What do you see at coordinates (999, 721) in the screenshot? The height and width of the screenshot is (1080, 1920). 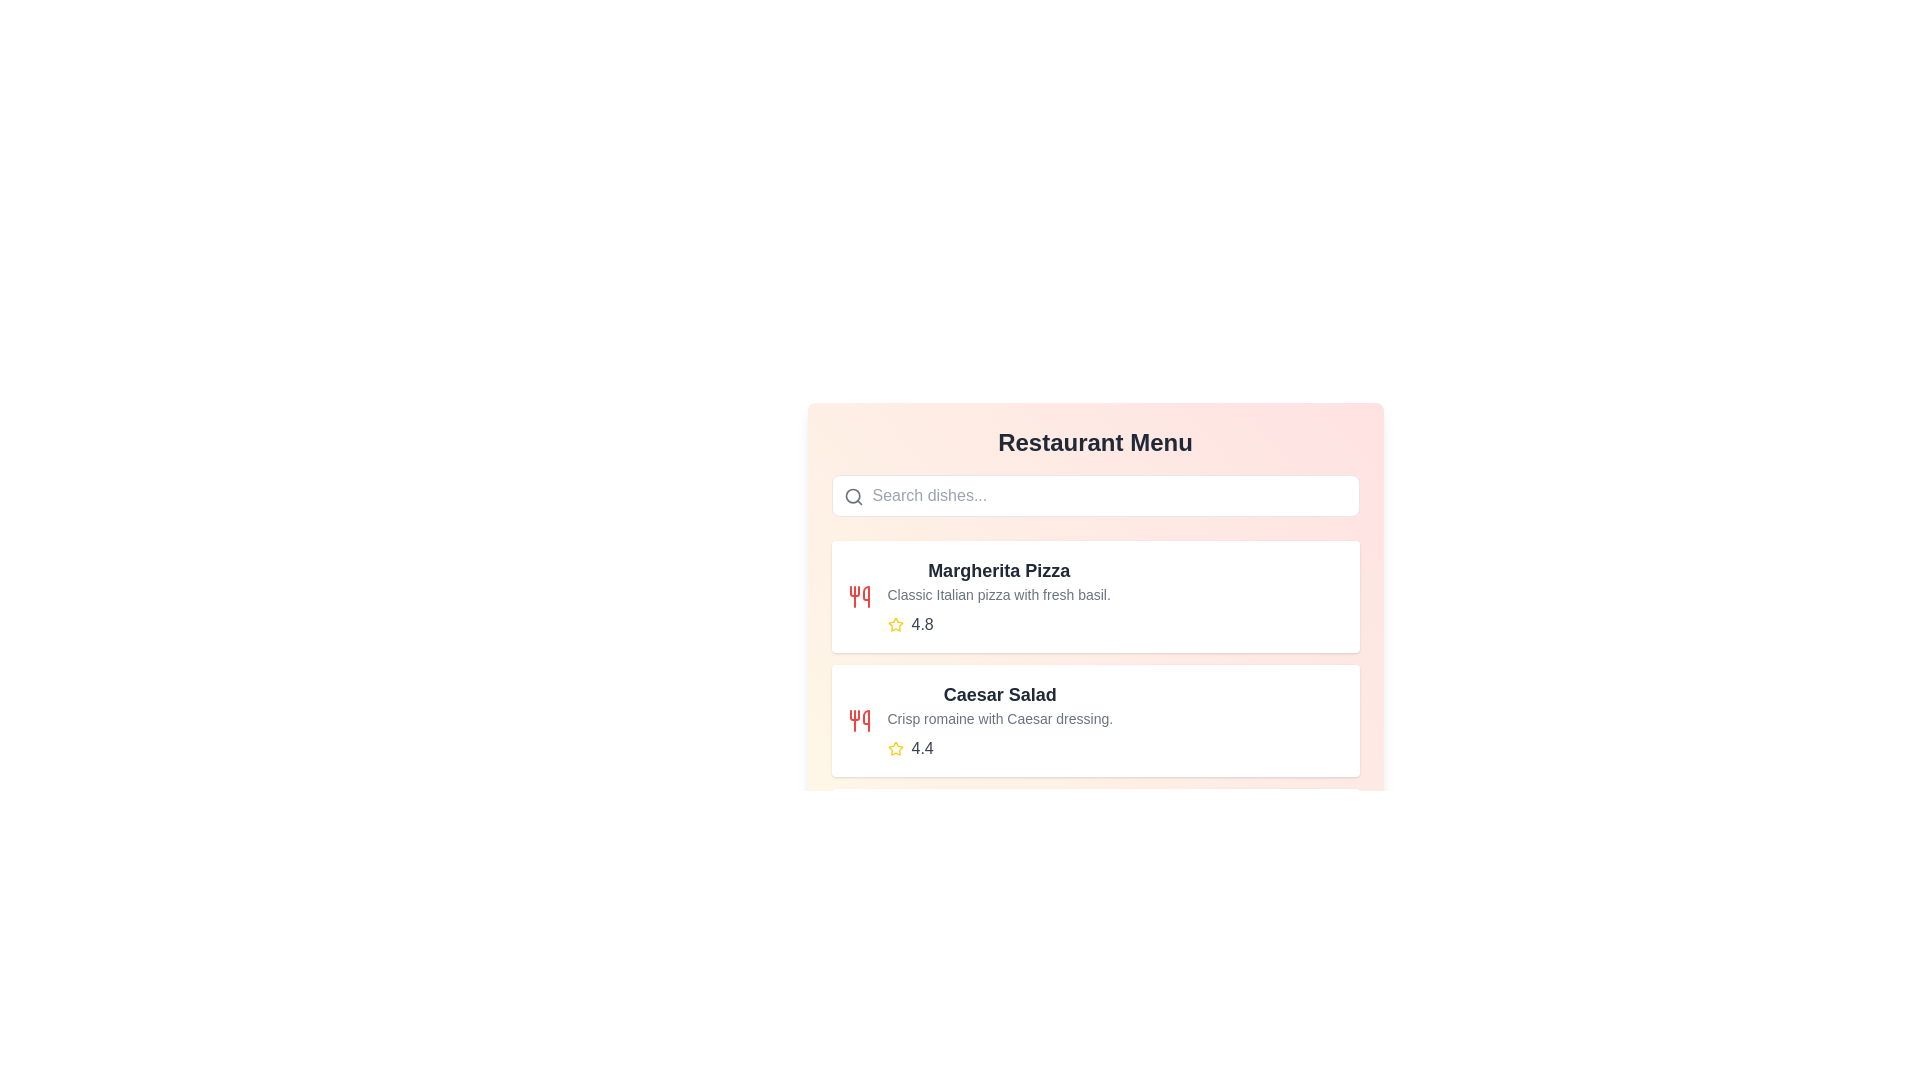 I see `the rating star of the second menu item in the vertical list located beneath 'Margherita Pizza'` at bounding box center [999, 721].